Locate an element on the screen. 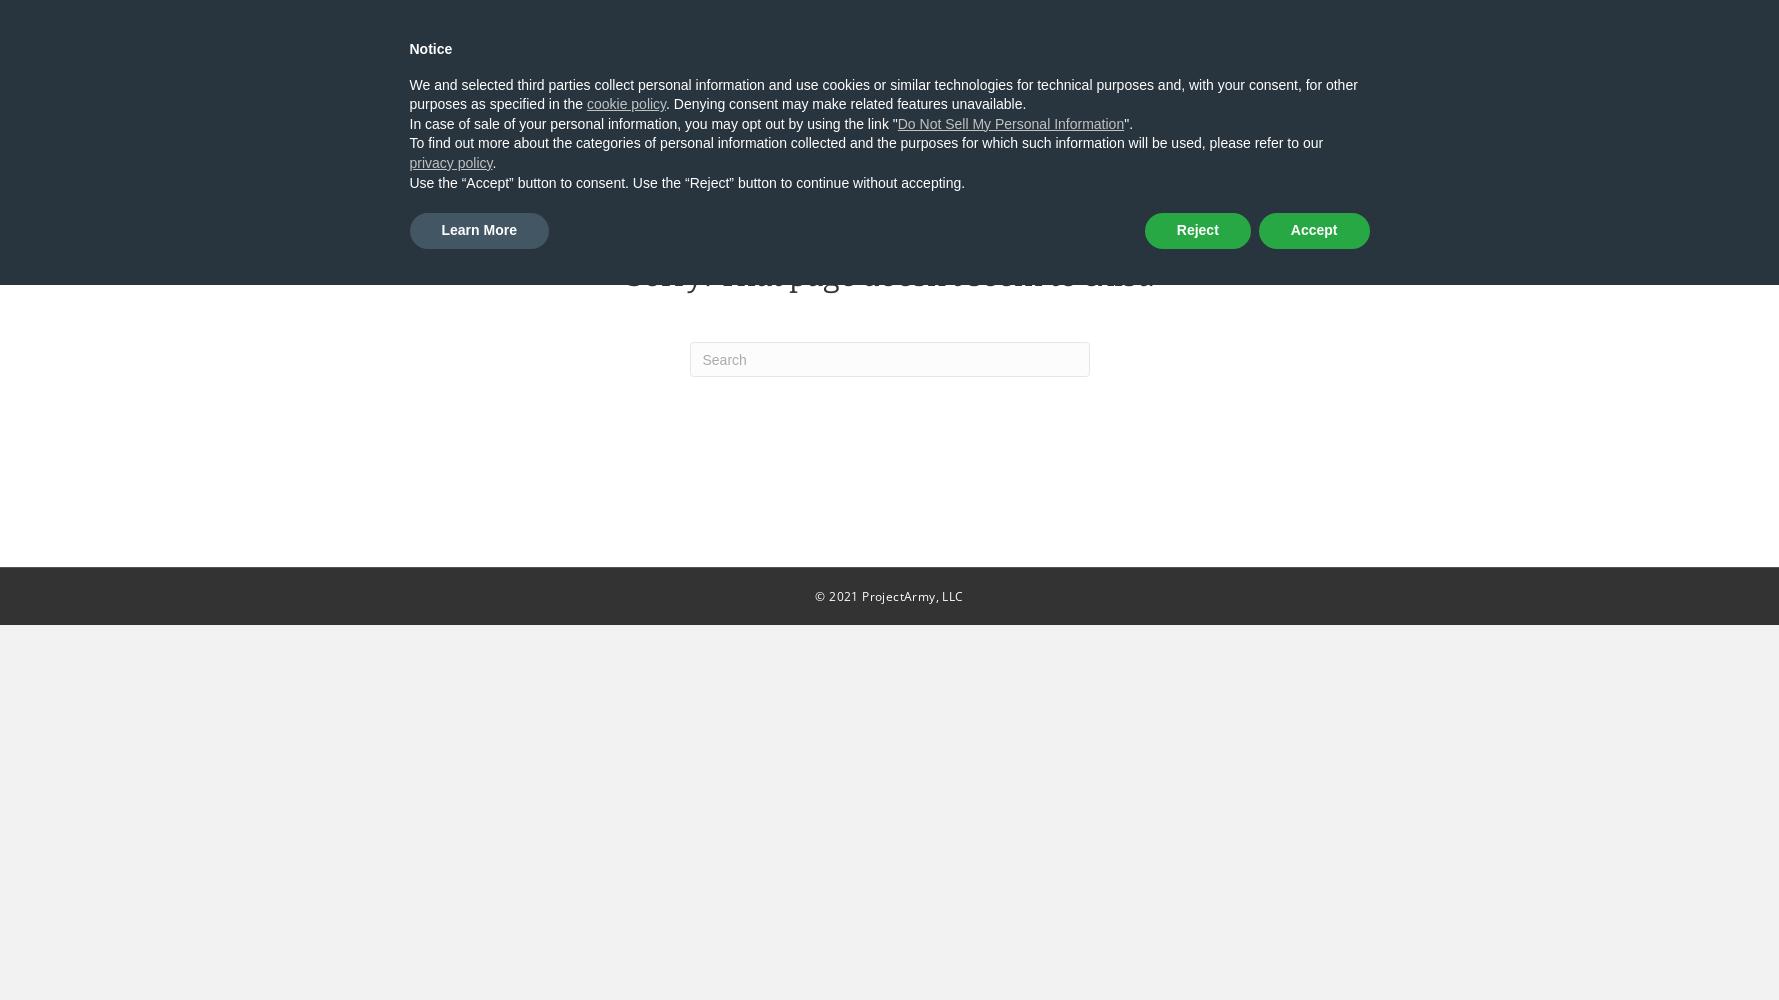 This screenshot has width=1779, height=1000. 'Use the “Accept” button to consent. Use the “Reject” button to continue without accepting.' is located at coordinates (687, 182).